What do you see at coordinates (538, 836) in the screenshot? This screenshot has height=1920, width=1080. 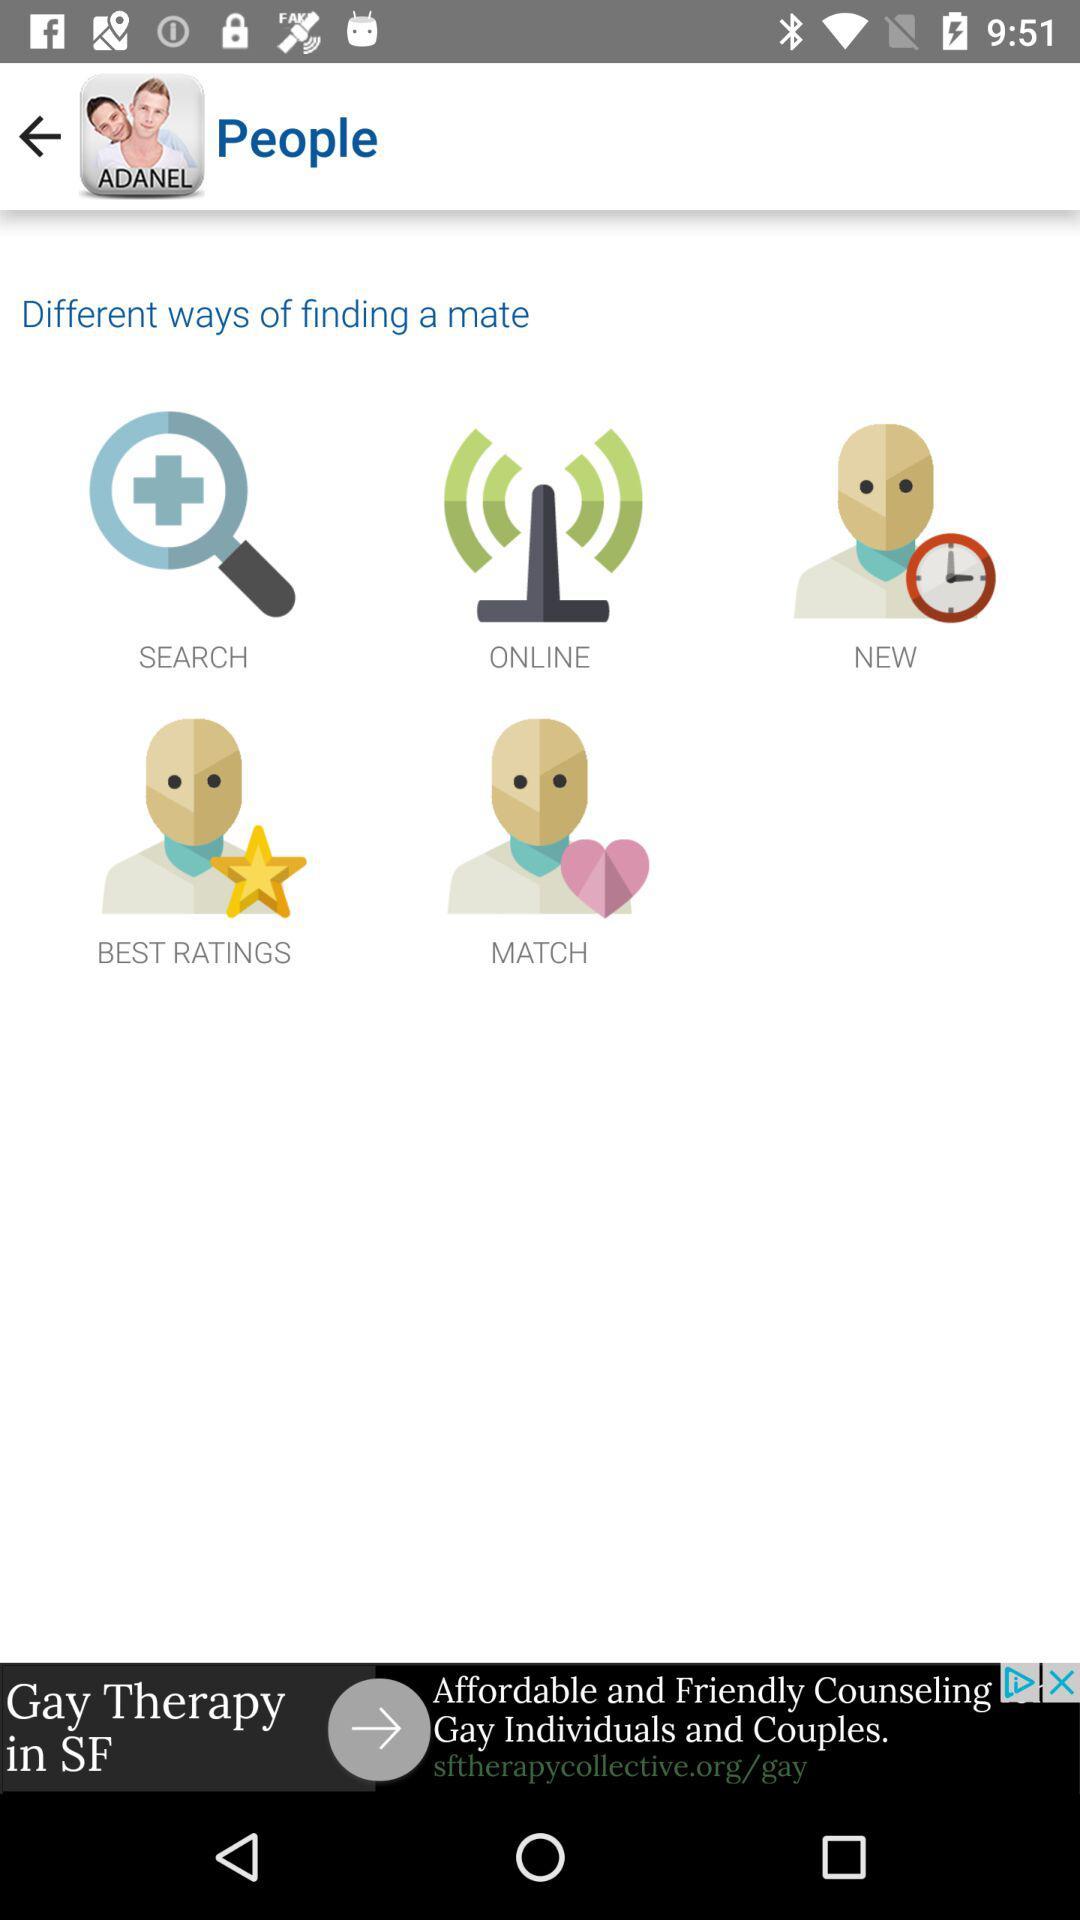 I see `match` at bounding box center [538, 836].